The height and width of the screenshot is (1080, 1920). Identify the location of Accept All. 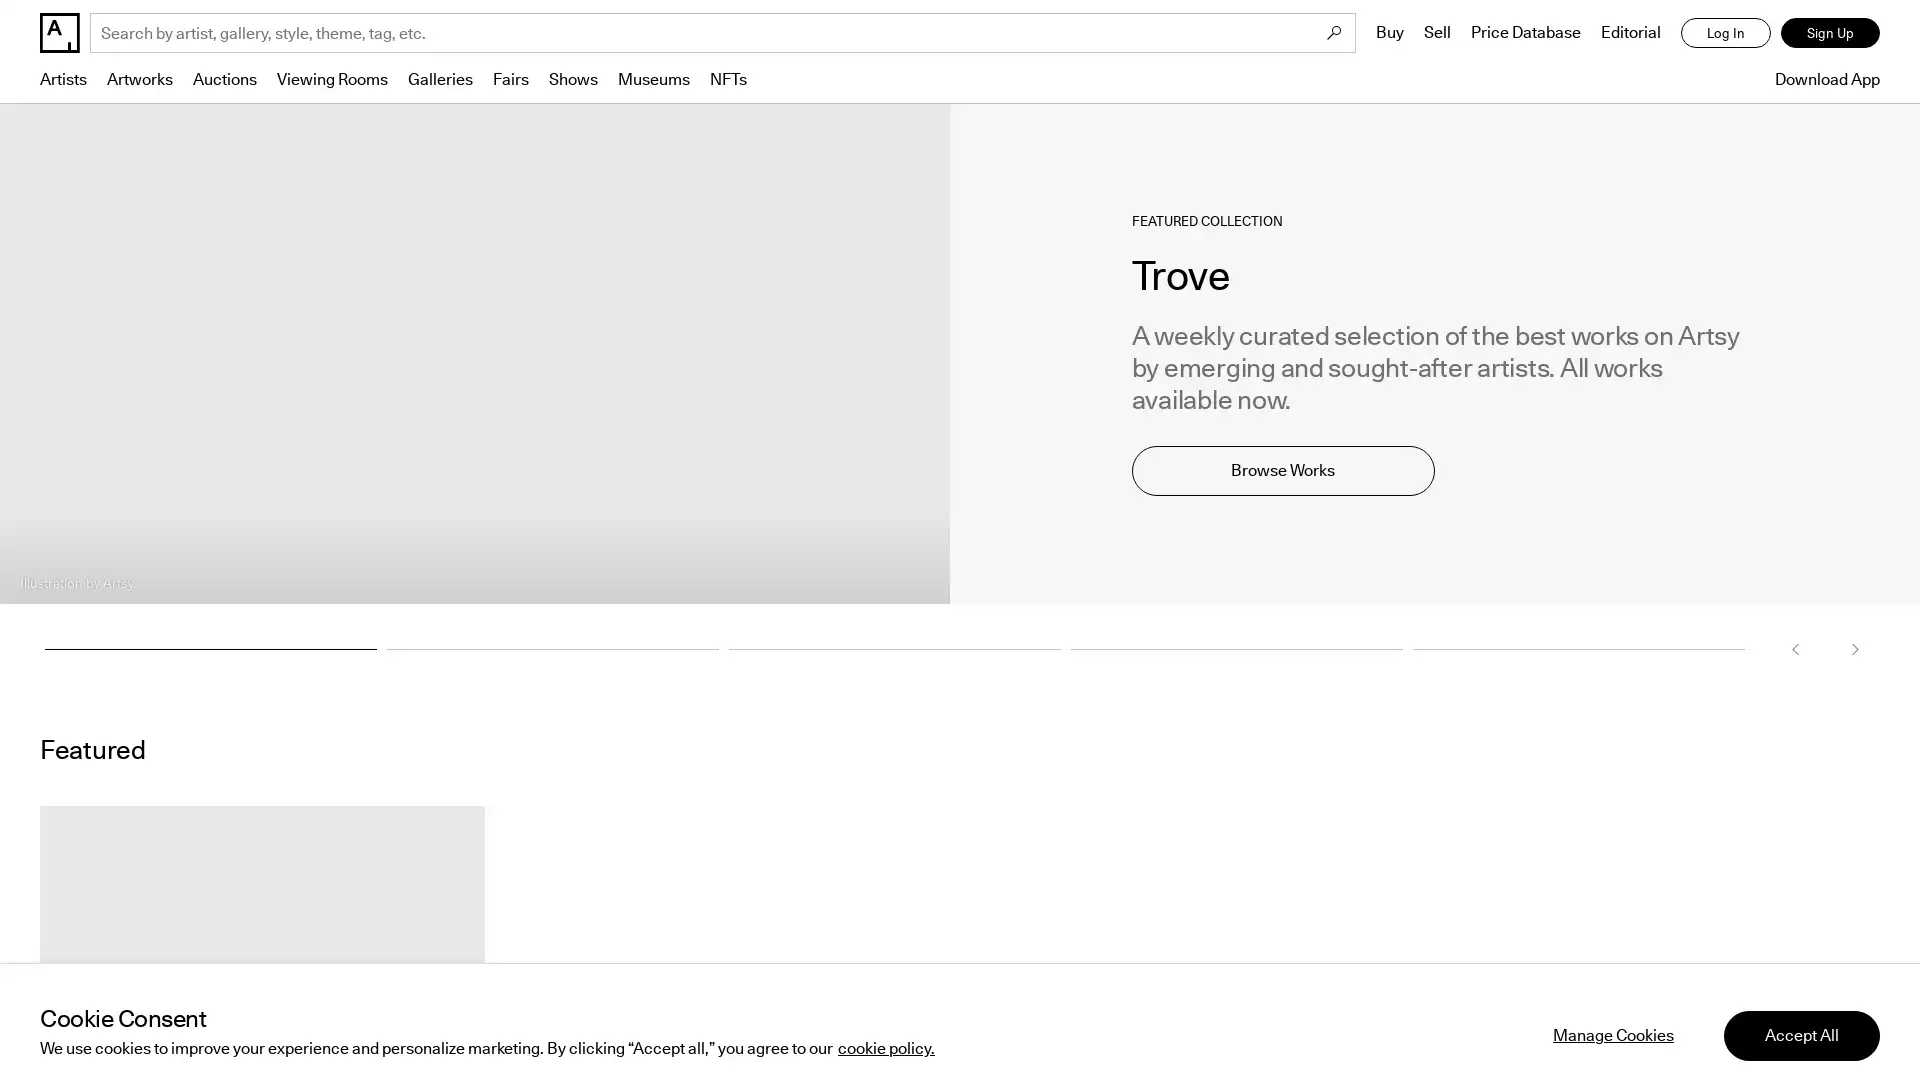
(1801, 1014).